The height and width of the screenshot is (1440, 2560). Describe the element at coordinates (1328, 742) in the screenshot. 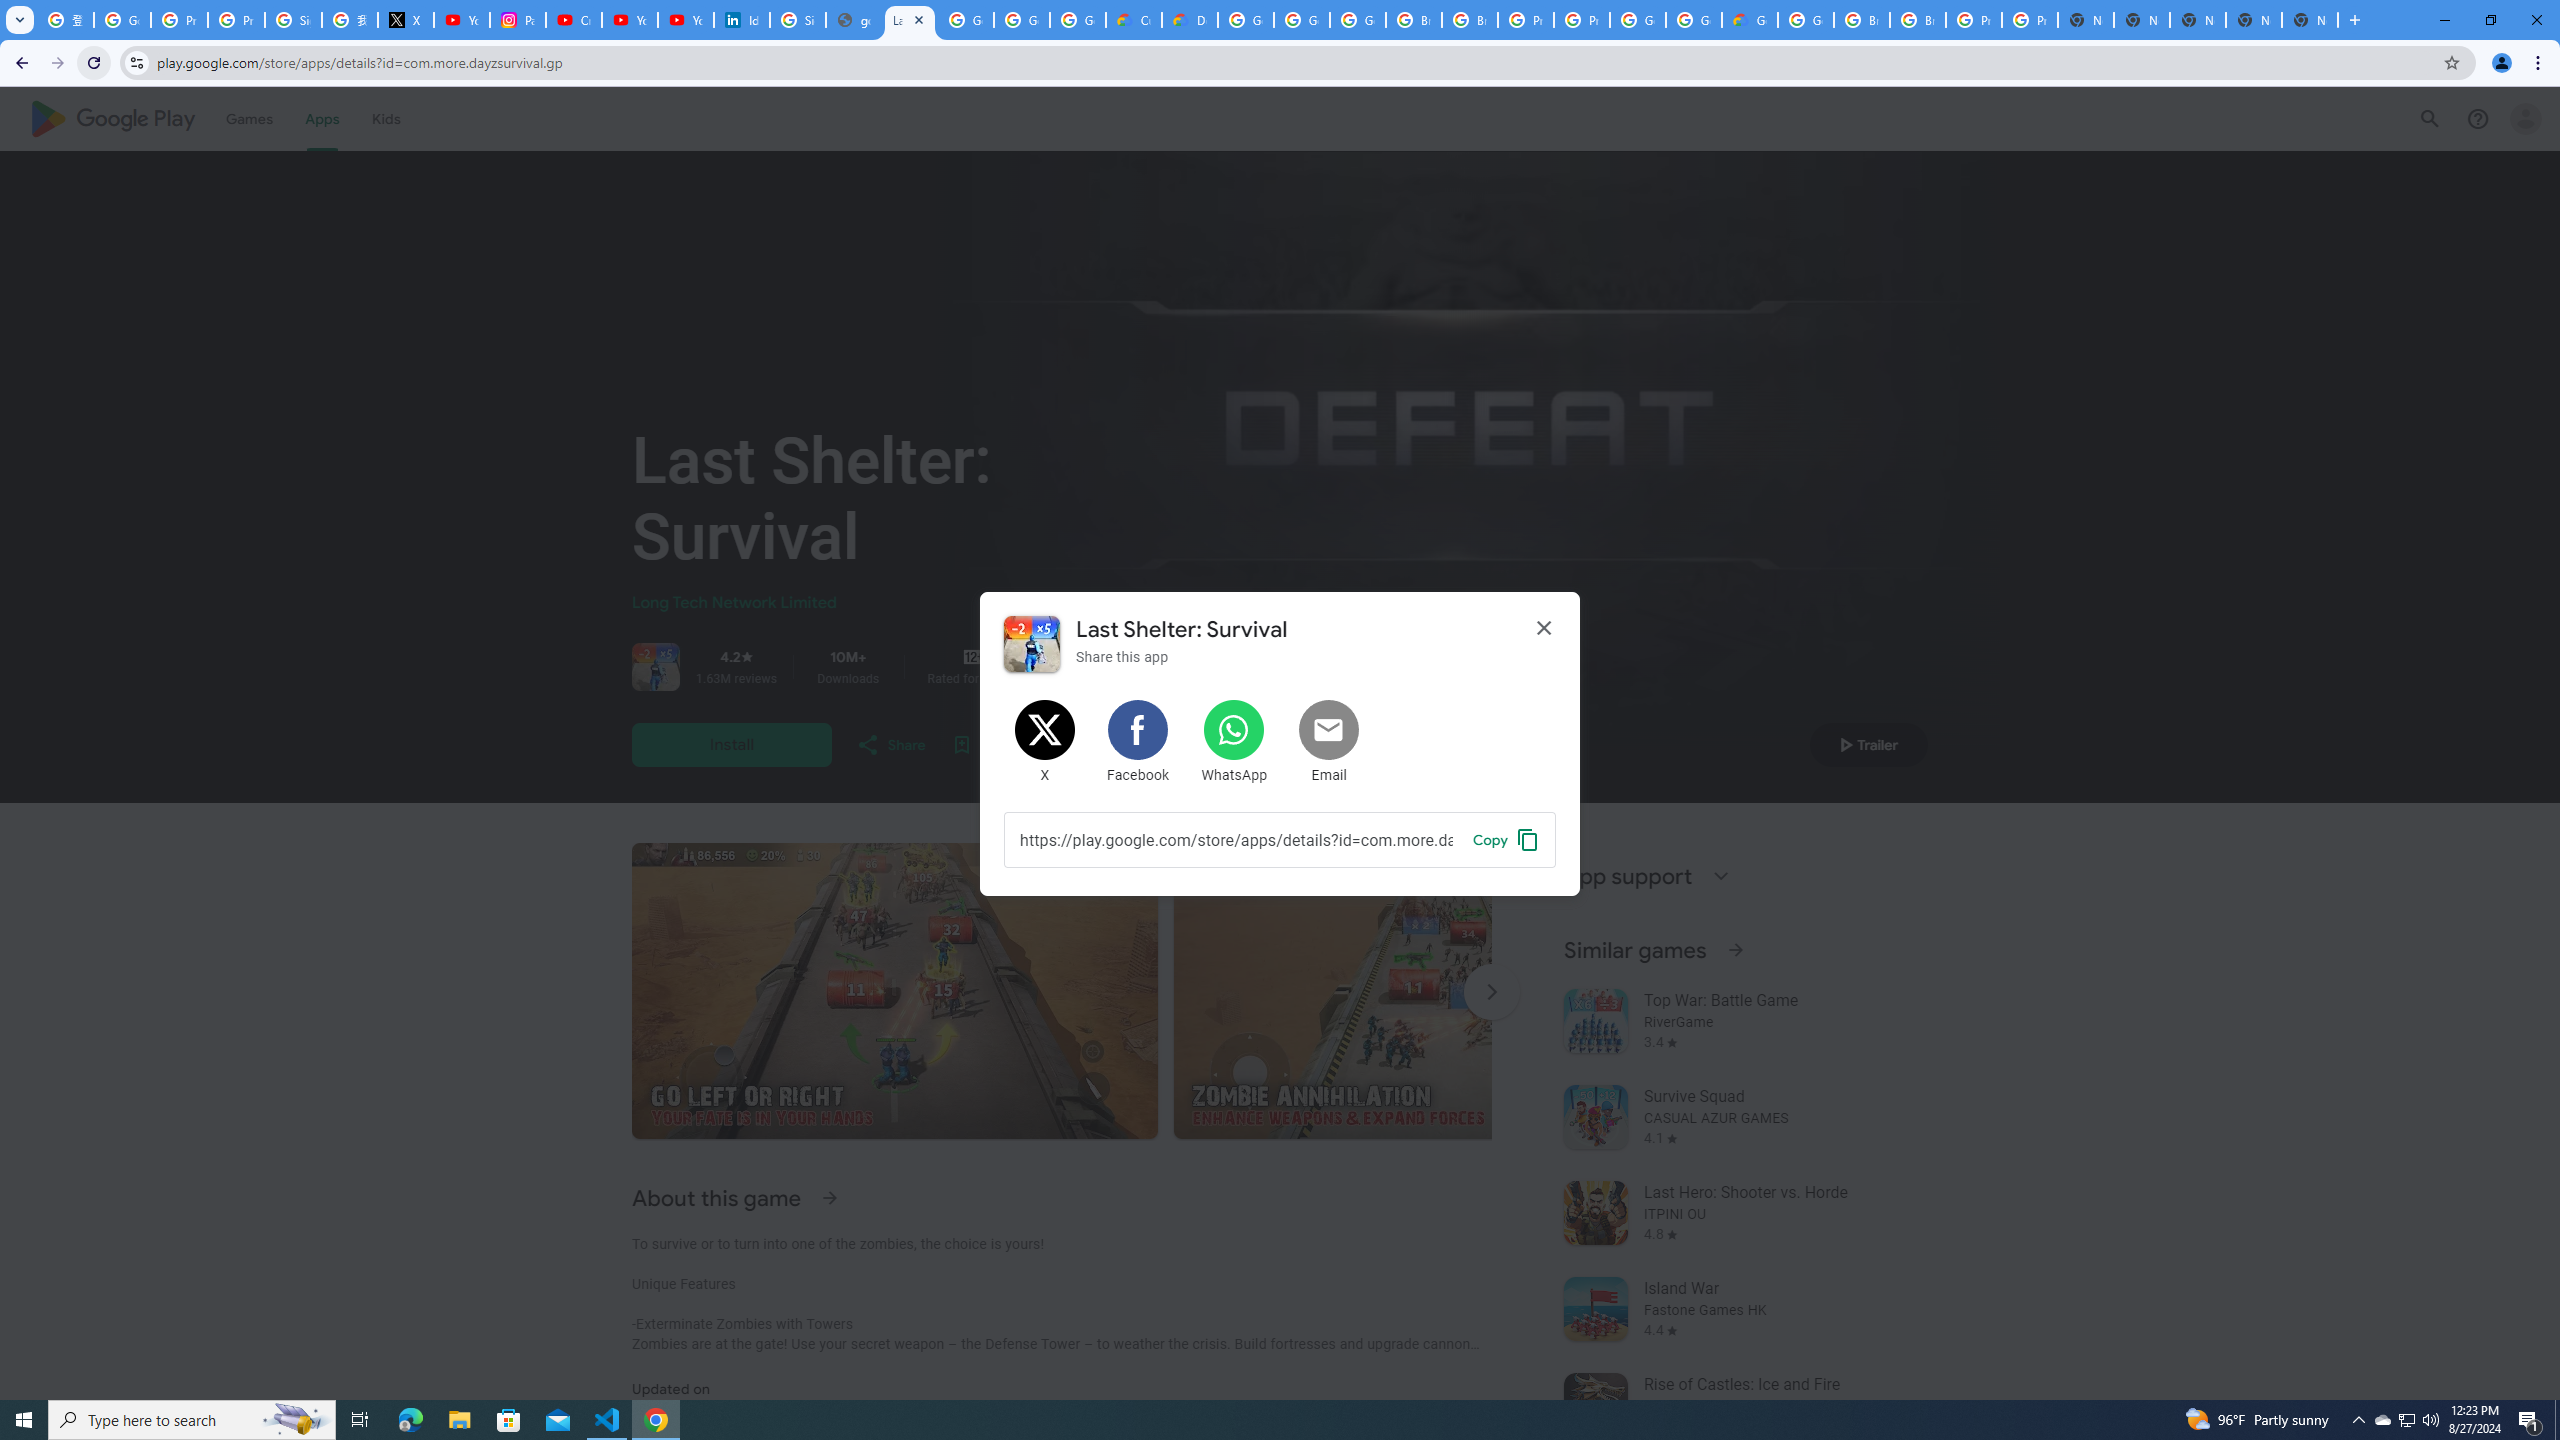

I see `'Share by Email'` at that location.